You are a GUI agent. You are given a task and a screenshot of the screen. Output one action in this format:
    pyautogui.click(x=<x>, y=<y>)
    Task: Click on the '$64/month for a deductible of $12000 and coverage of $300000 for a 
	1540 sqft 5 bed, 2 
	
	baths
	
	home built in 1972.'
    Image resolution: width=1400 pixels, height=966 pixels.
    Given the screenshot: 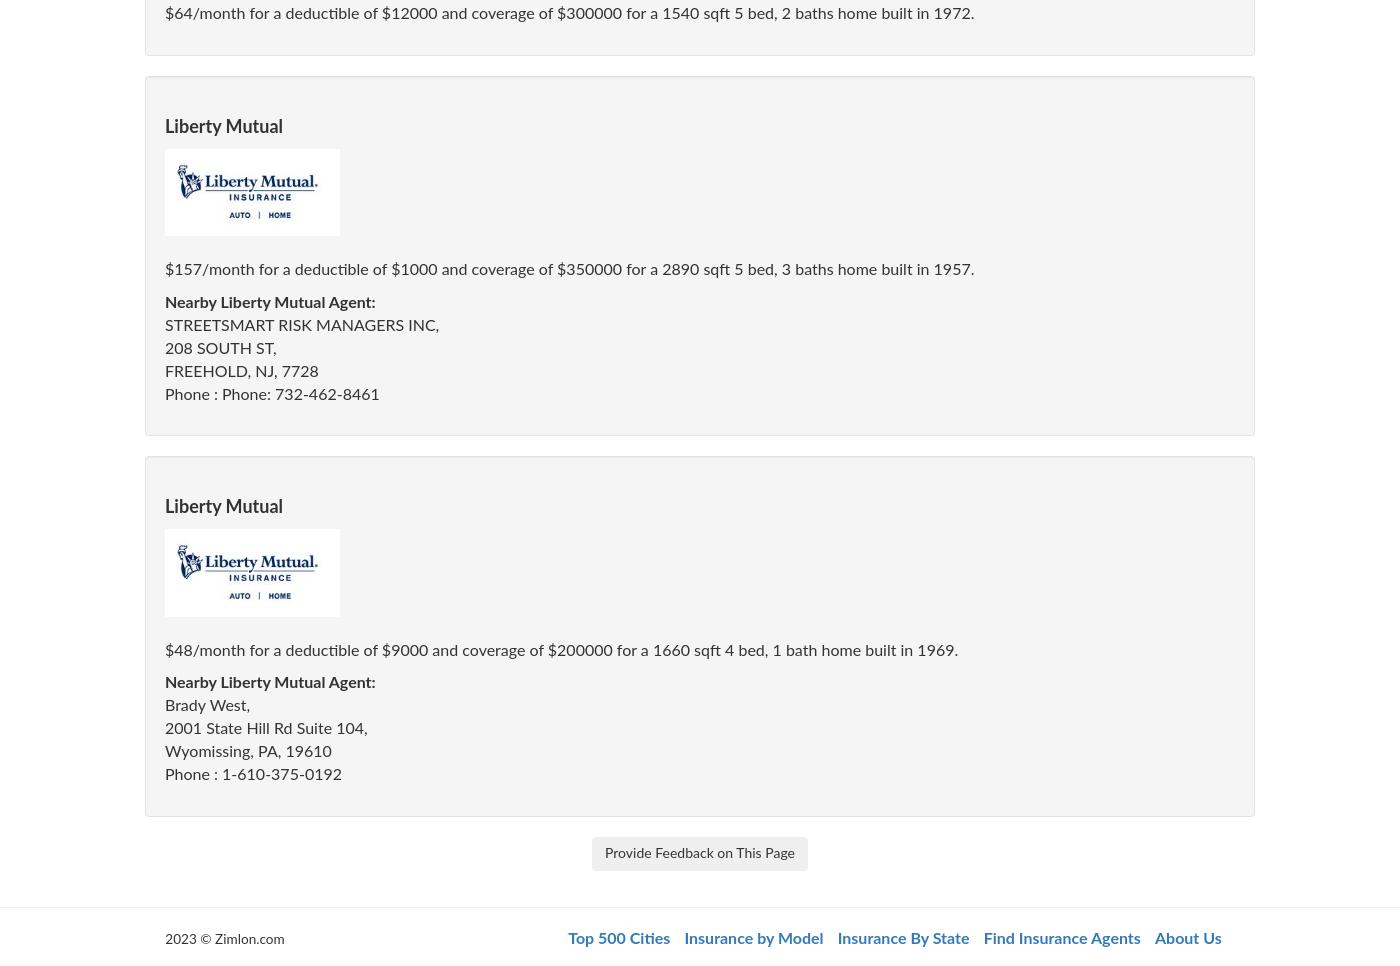 What is the action you would take?
    pyautogui.click(x=165, y=13)
    